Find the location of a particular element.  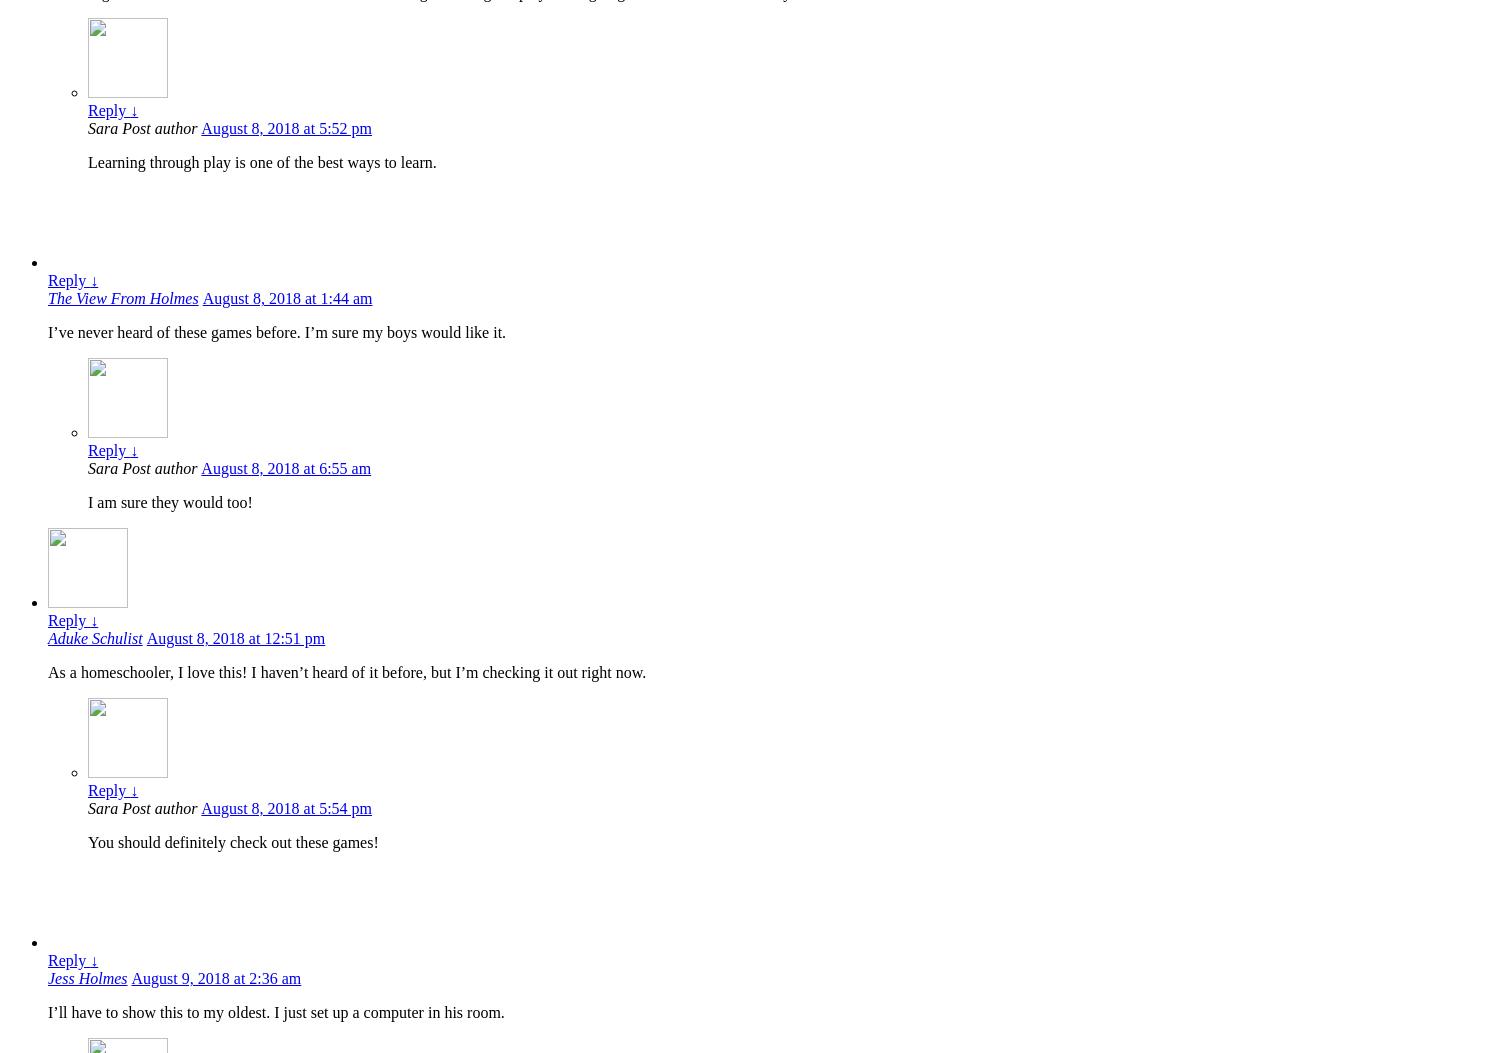

'August 8, 2018 at 6:55 am' is located at coordinates (286, 467).